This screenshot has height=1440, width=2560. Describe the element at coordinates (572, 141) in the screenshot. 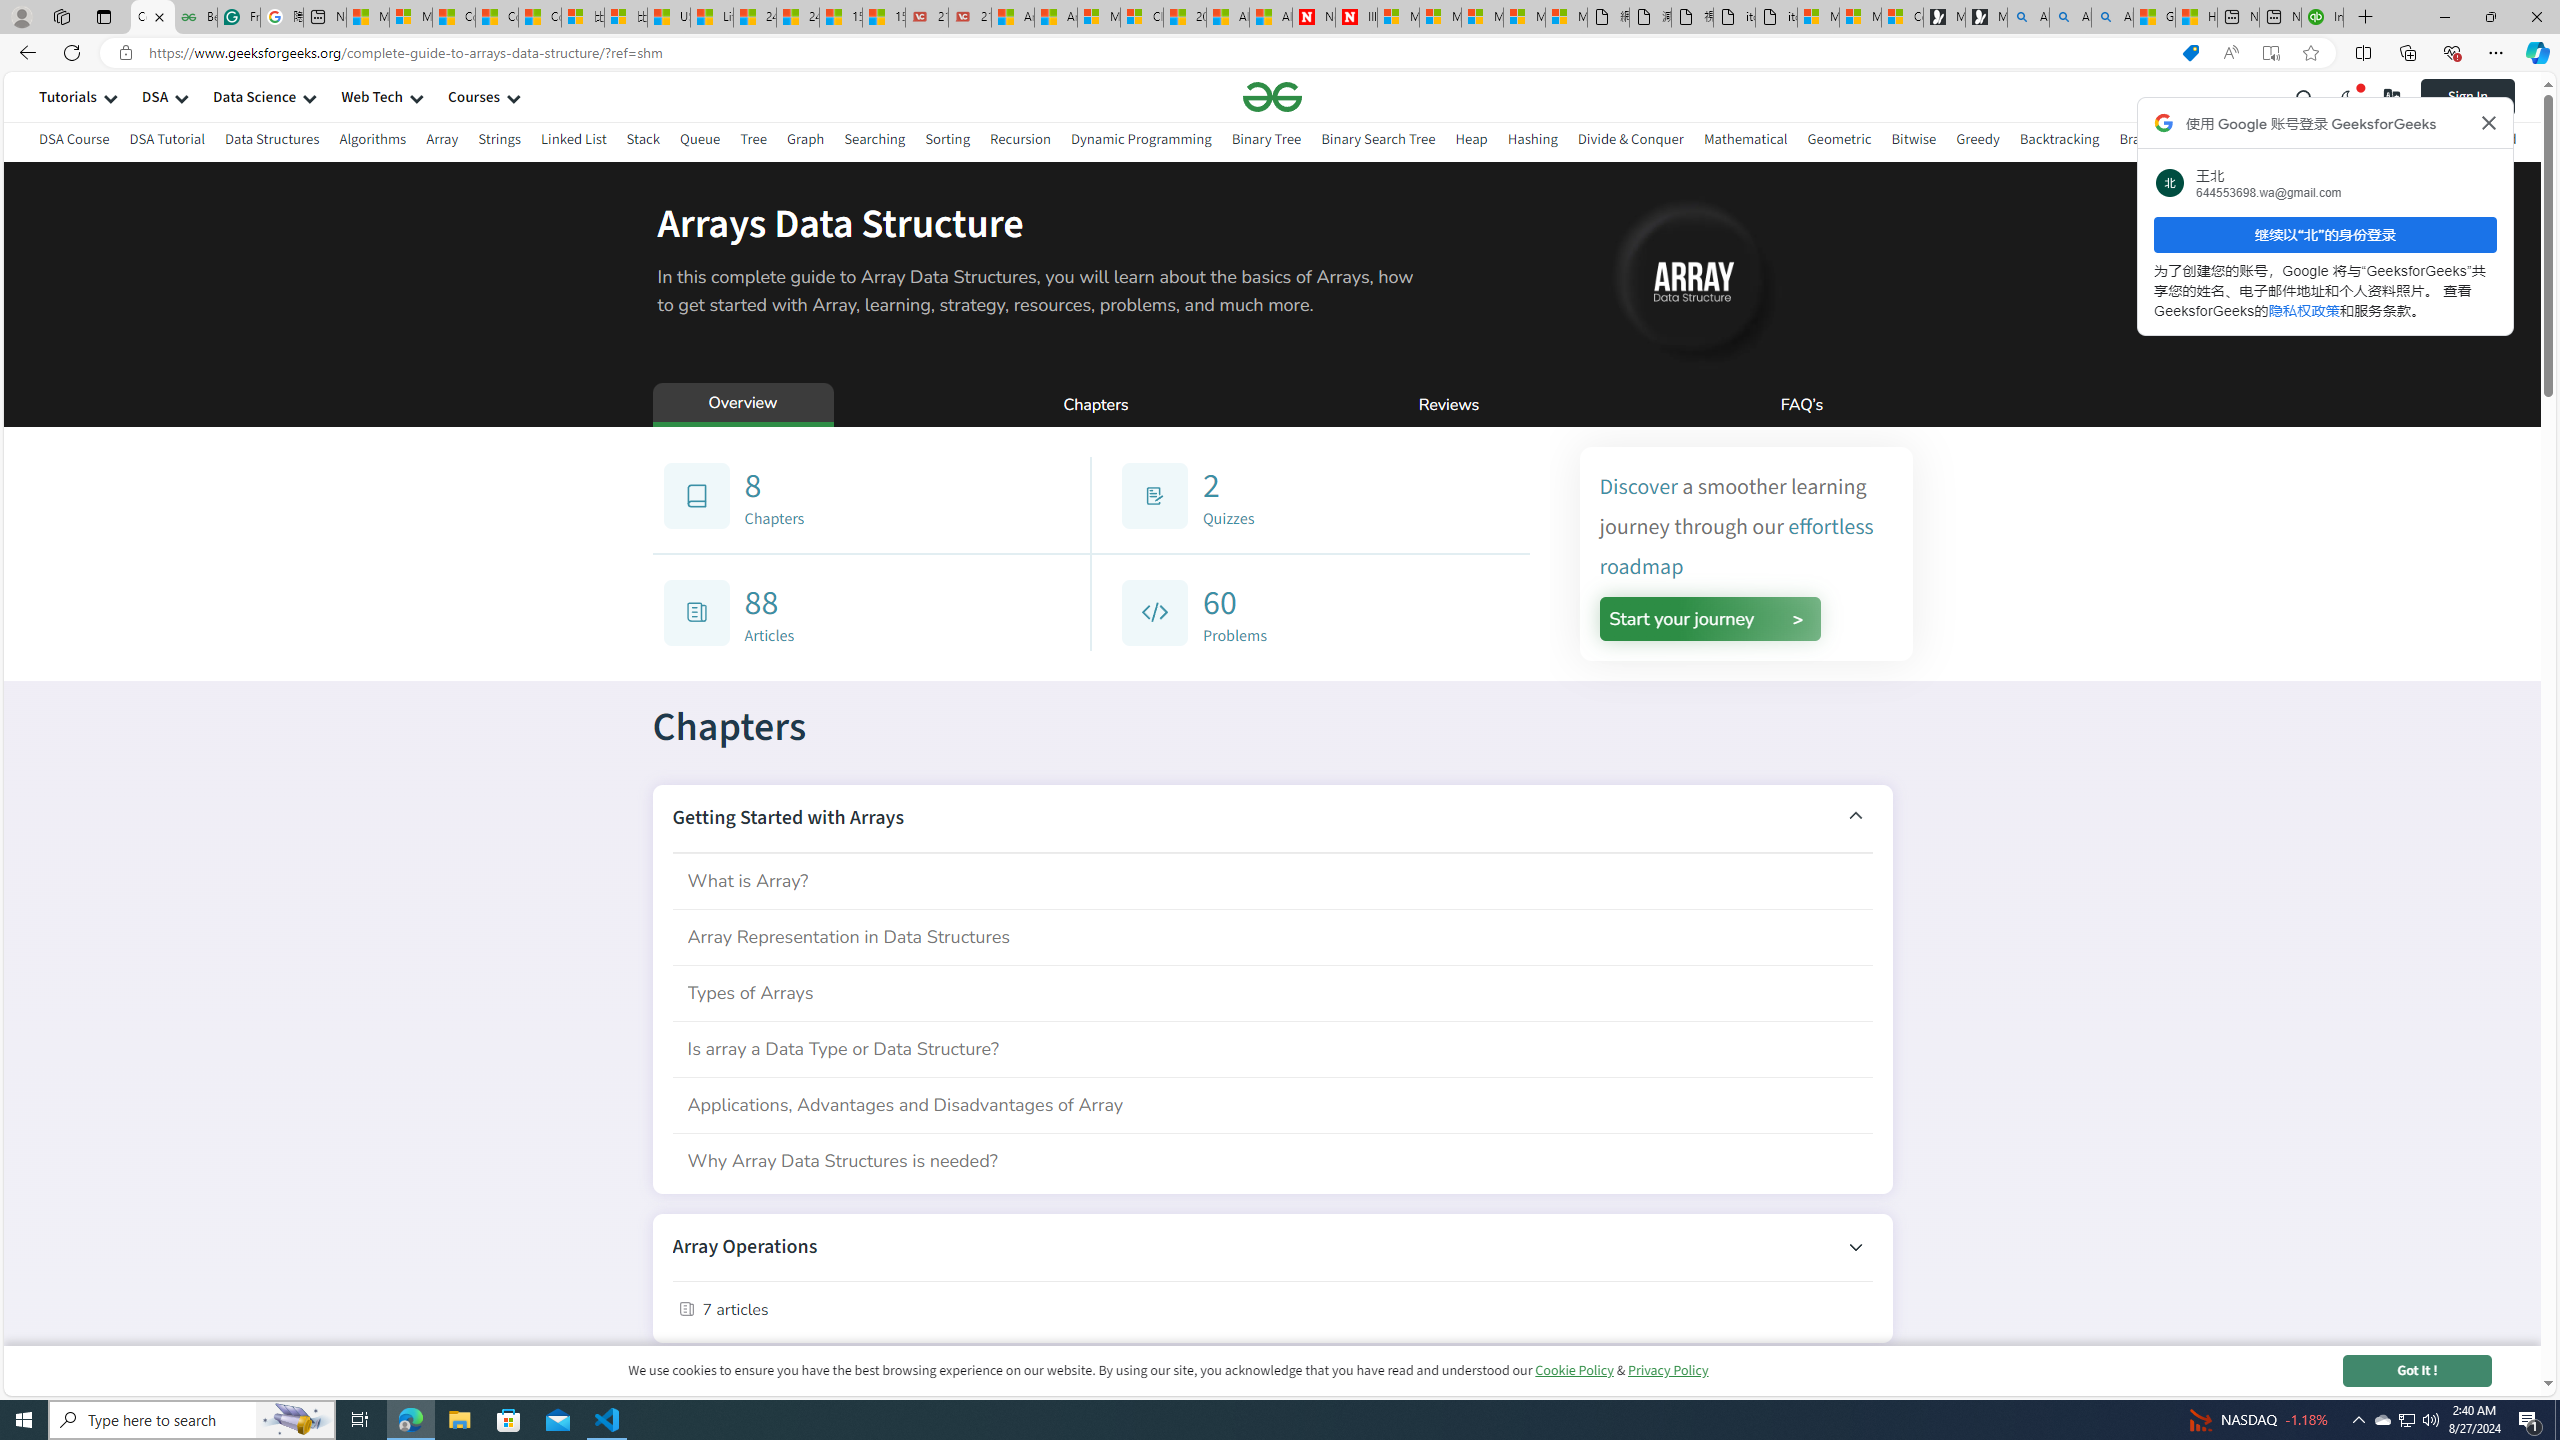

I see `'Linked List'` at that location.